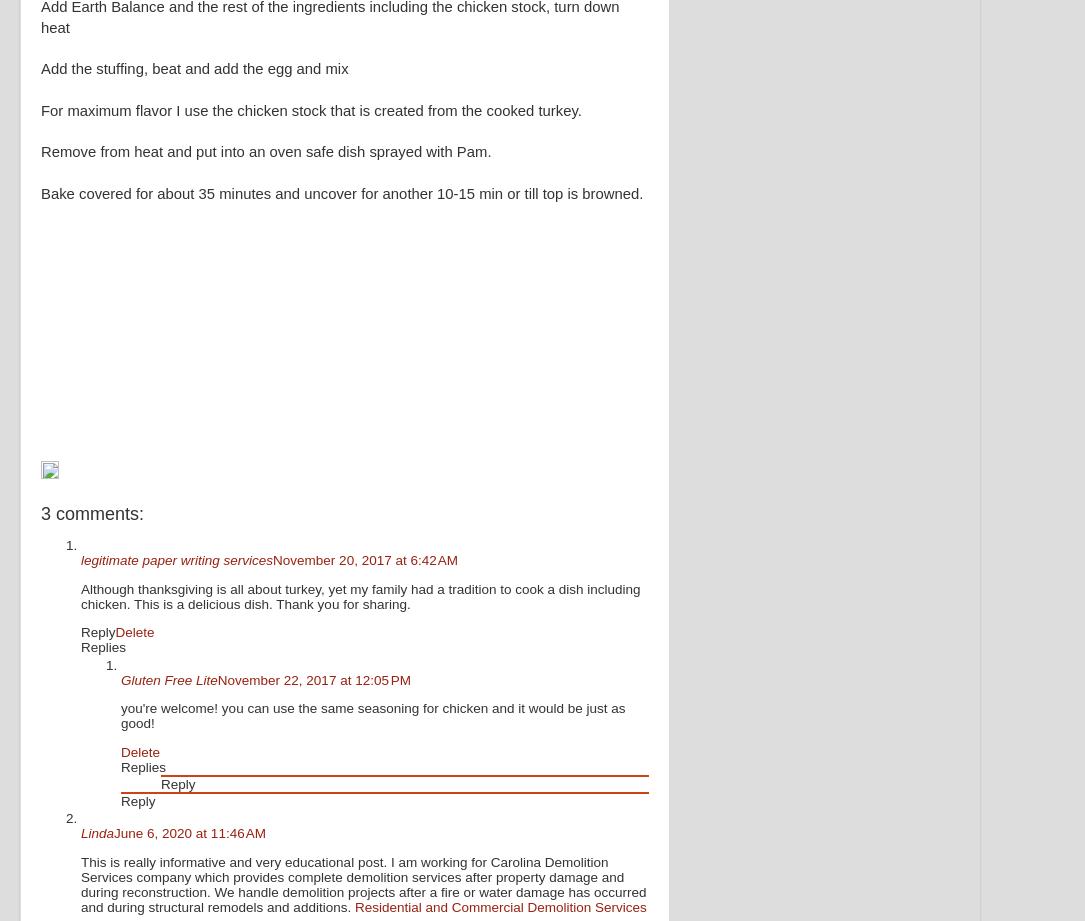 This screenshot has height=921, width=1085. What do you see at coordinates (313, 679) in the screenshot?
I see `'November 22, 2017 at 12:05 PM'` at bounding box center [313, 679].